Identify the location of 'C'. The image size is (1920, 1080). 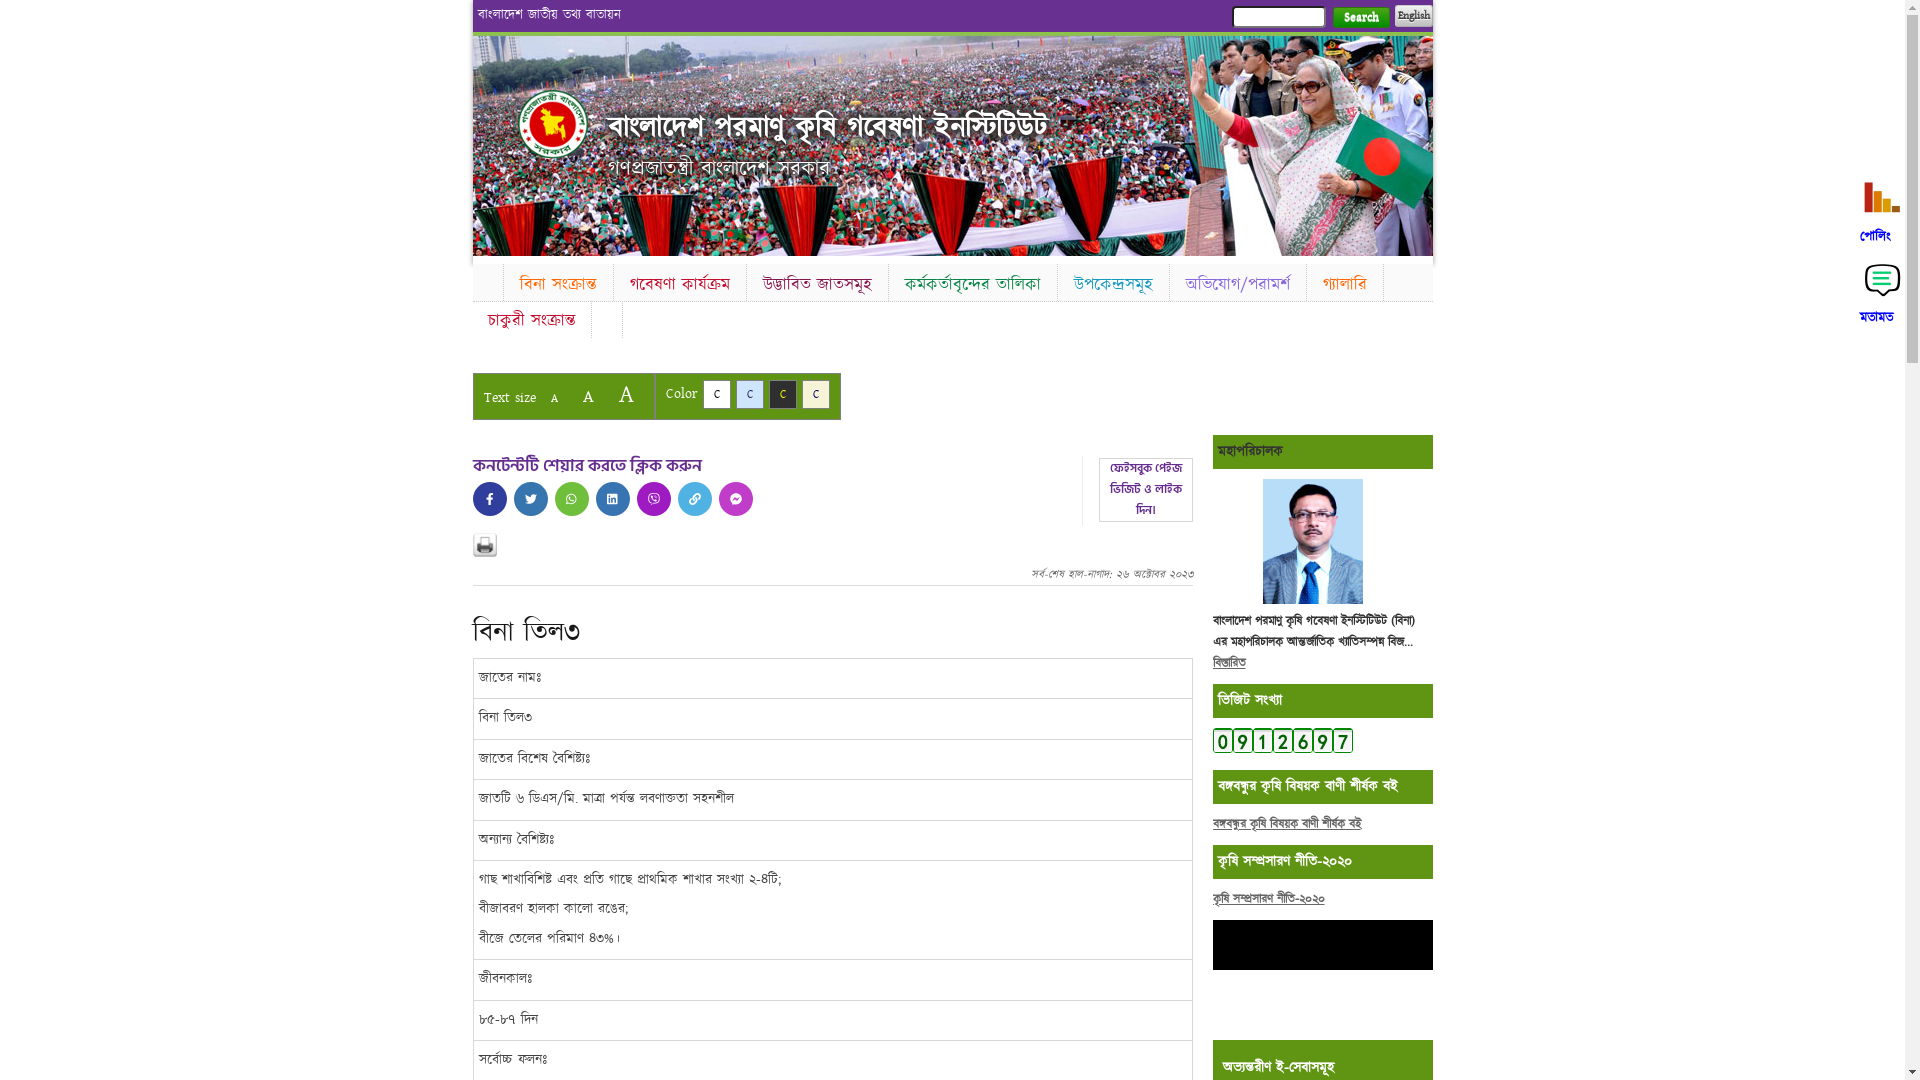
(748, 394).